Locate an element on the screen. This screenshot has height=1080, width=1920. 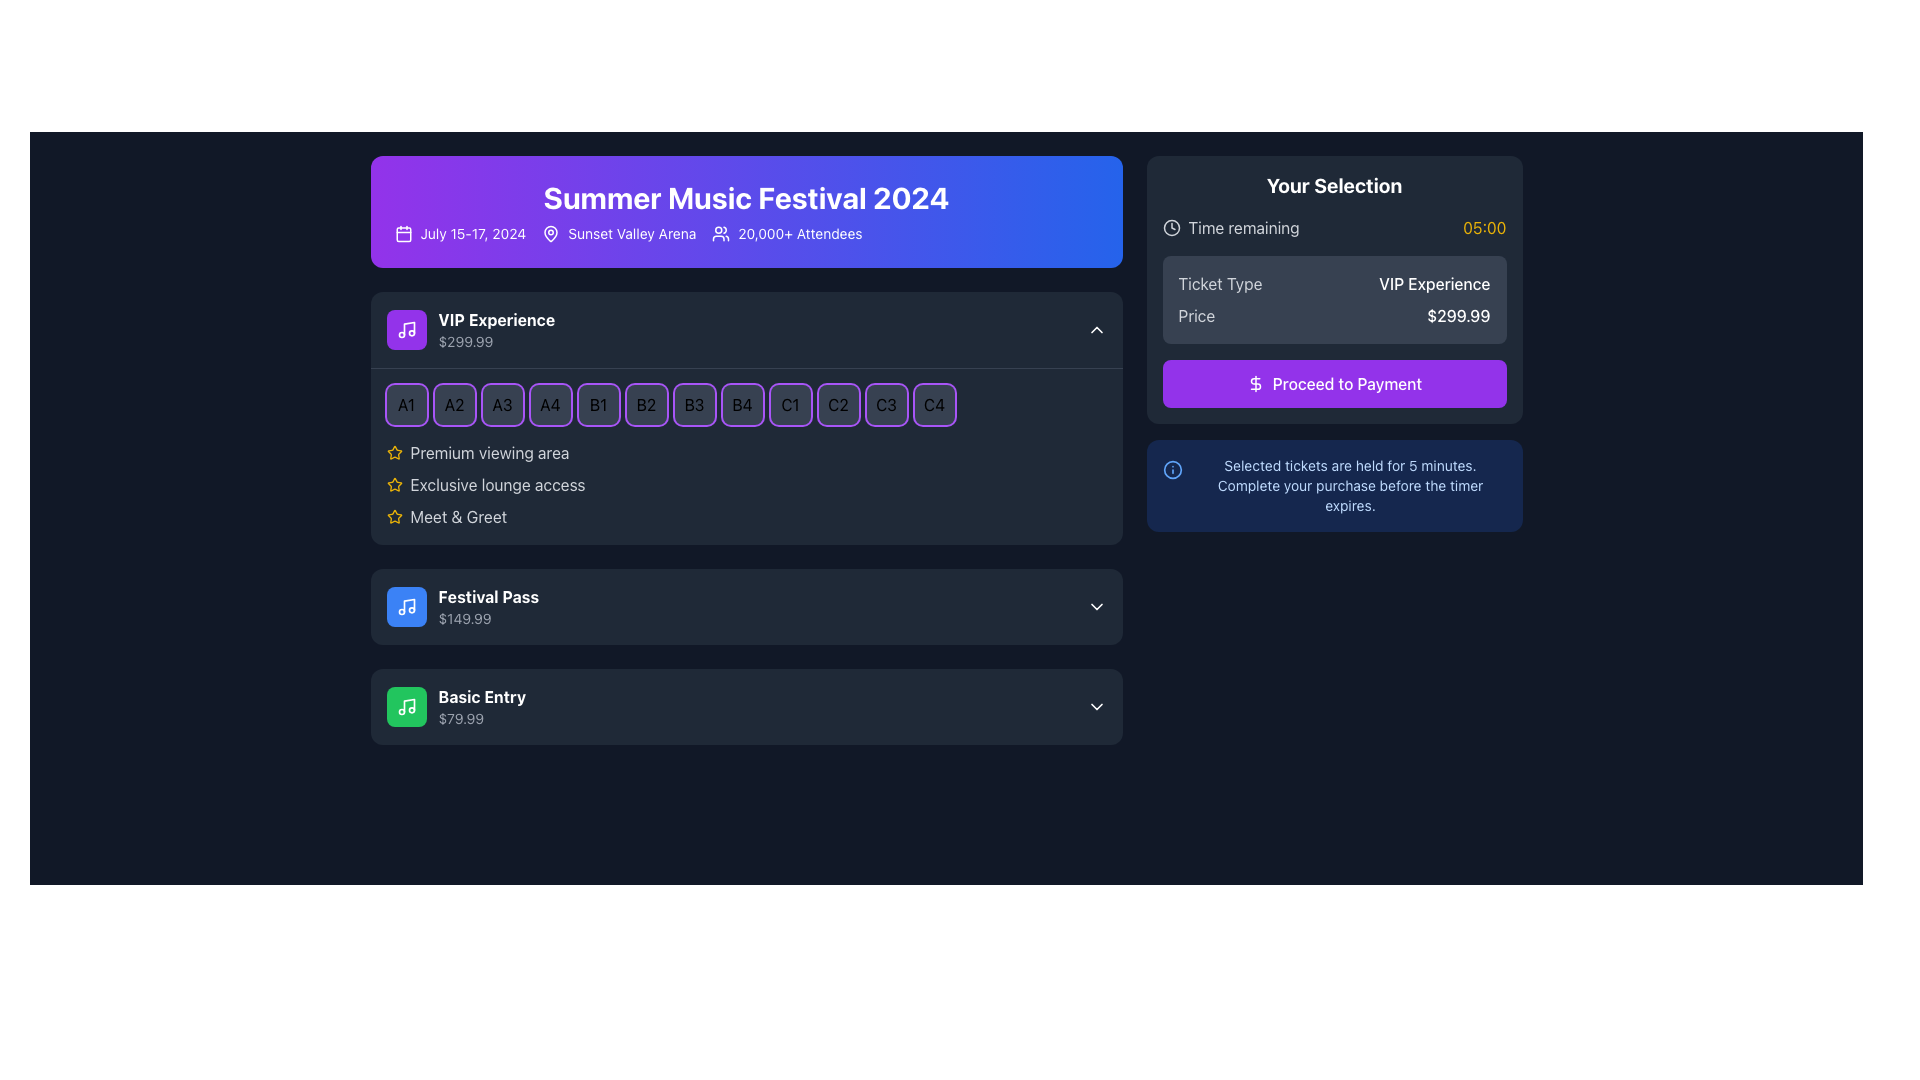
the Text Label displaying the name of the selected ticket type, located in the 'Your Selection' section, adjacent to the 'Ticket Type' label is located at coordinates (1433, 284).